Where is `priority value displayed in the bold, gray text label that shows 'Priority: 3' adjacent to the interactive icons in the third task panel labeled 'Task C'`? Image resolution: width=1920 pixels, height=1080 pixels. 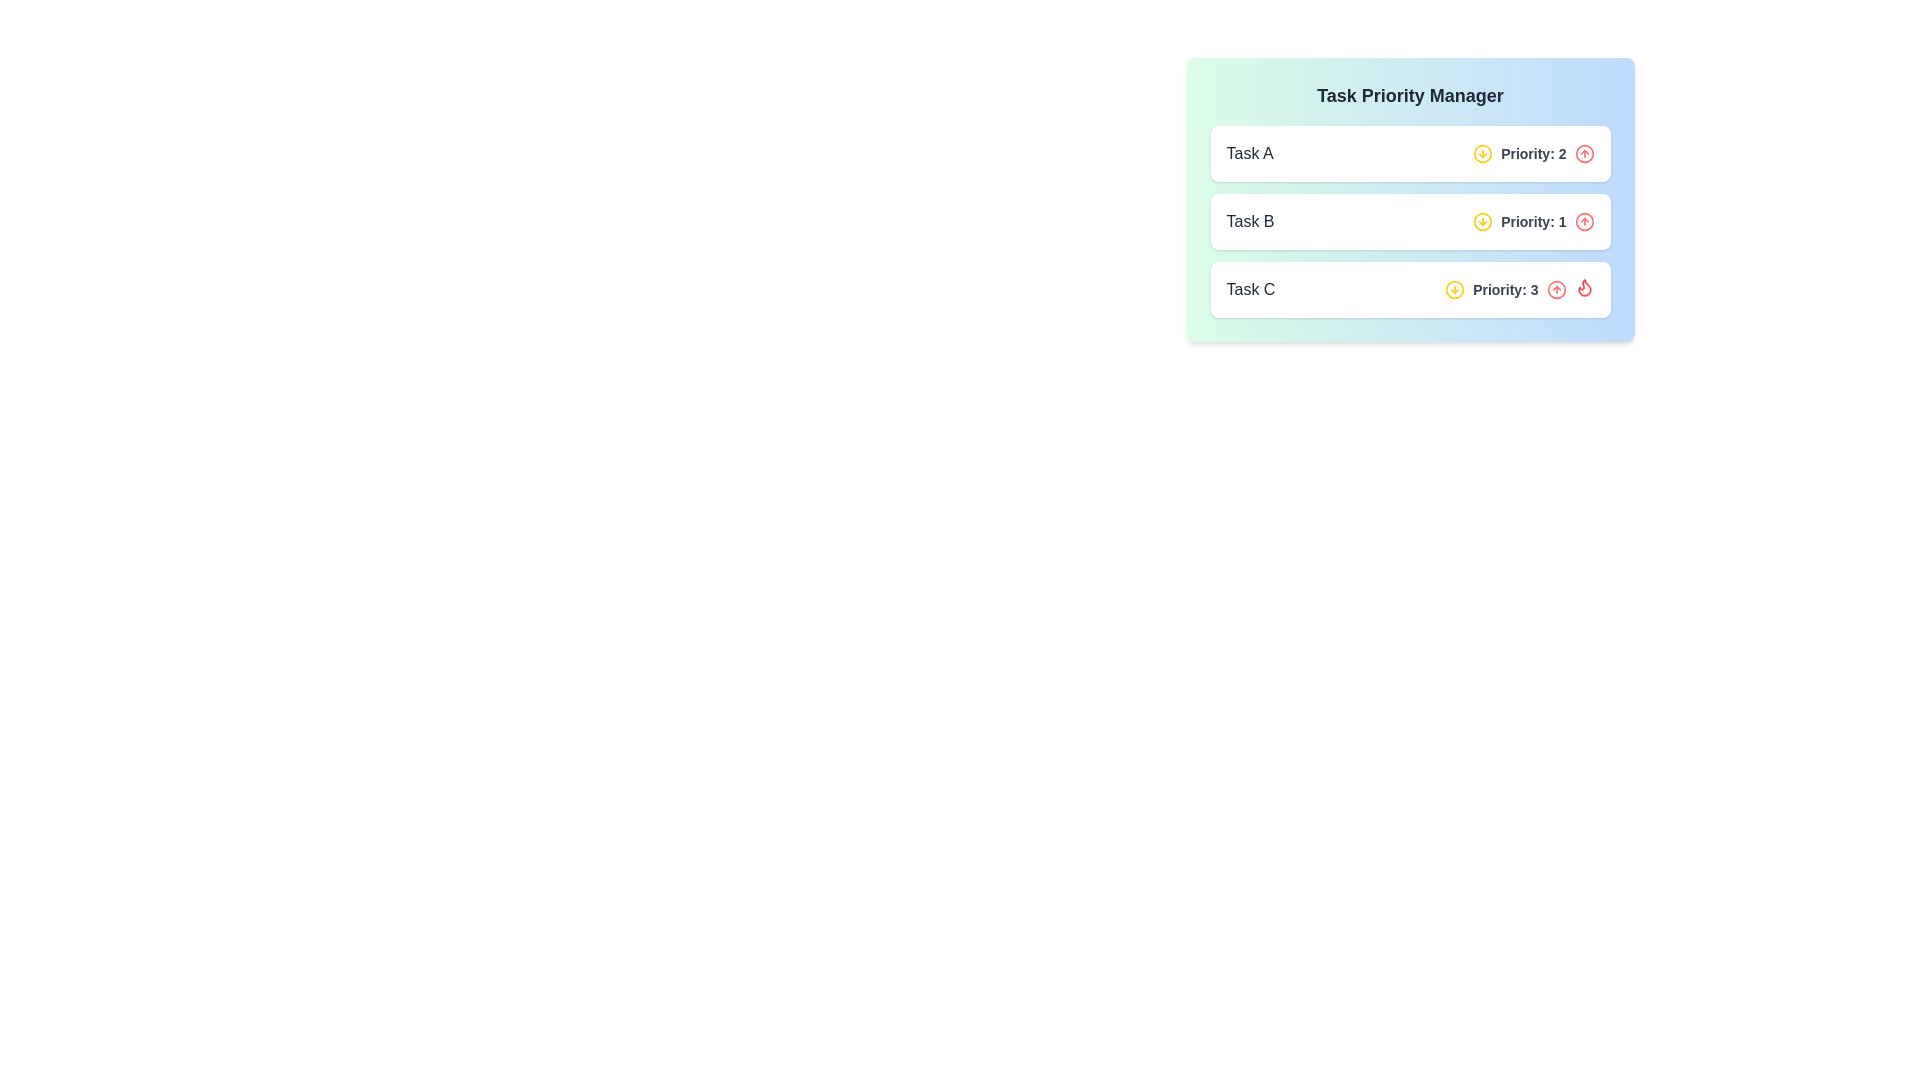 priority value displayed in the bold, gray text label that shows 'Priority: 3' adjacent to the interactive icons in the third task panel labeled 'Task C' is located at coordinates (1519, 289).